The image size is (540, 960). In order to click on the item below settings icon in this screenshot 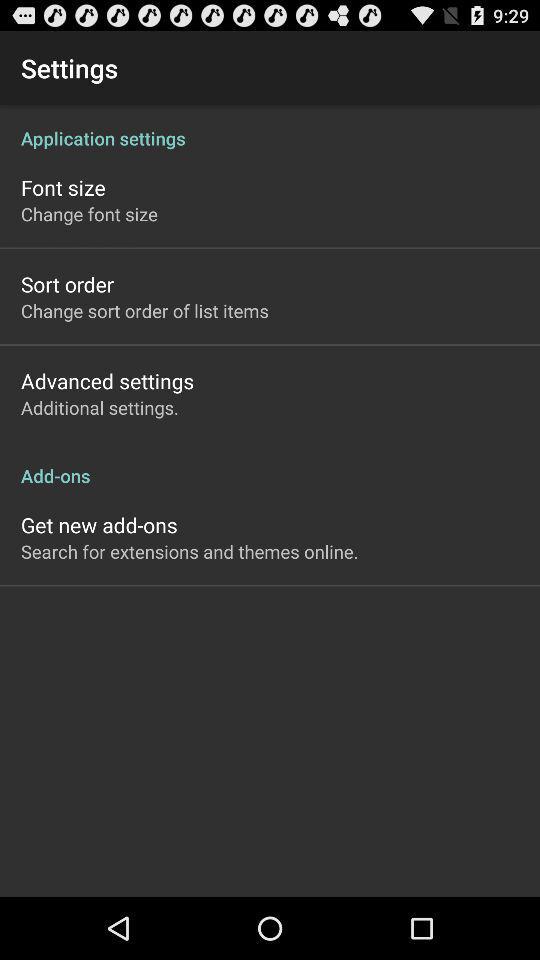, I will do `click(270, 126)`.